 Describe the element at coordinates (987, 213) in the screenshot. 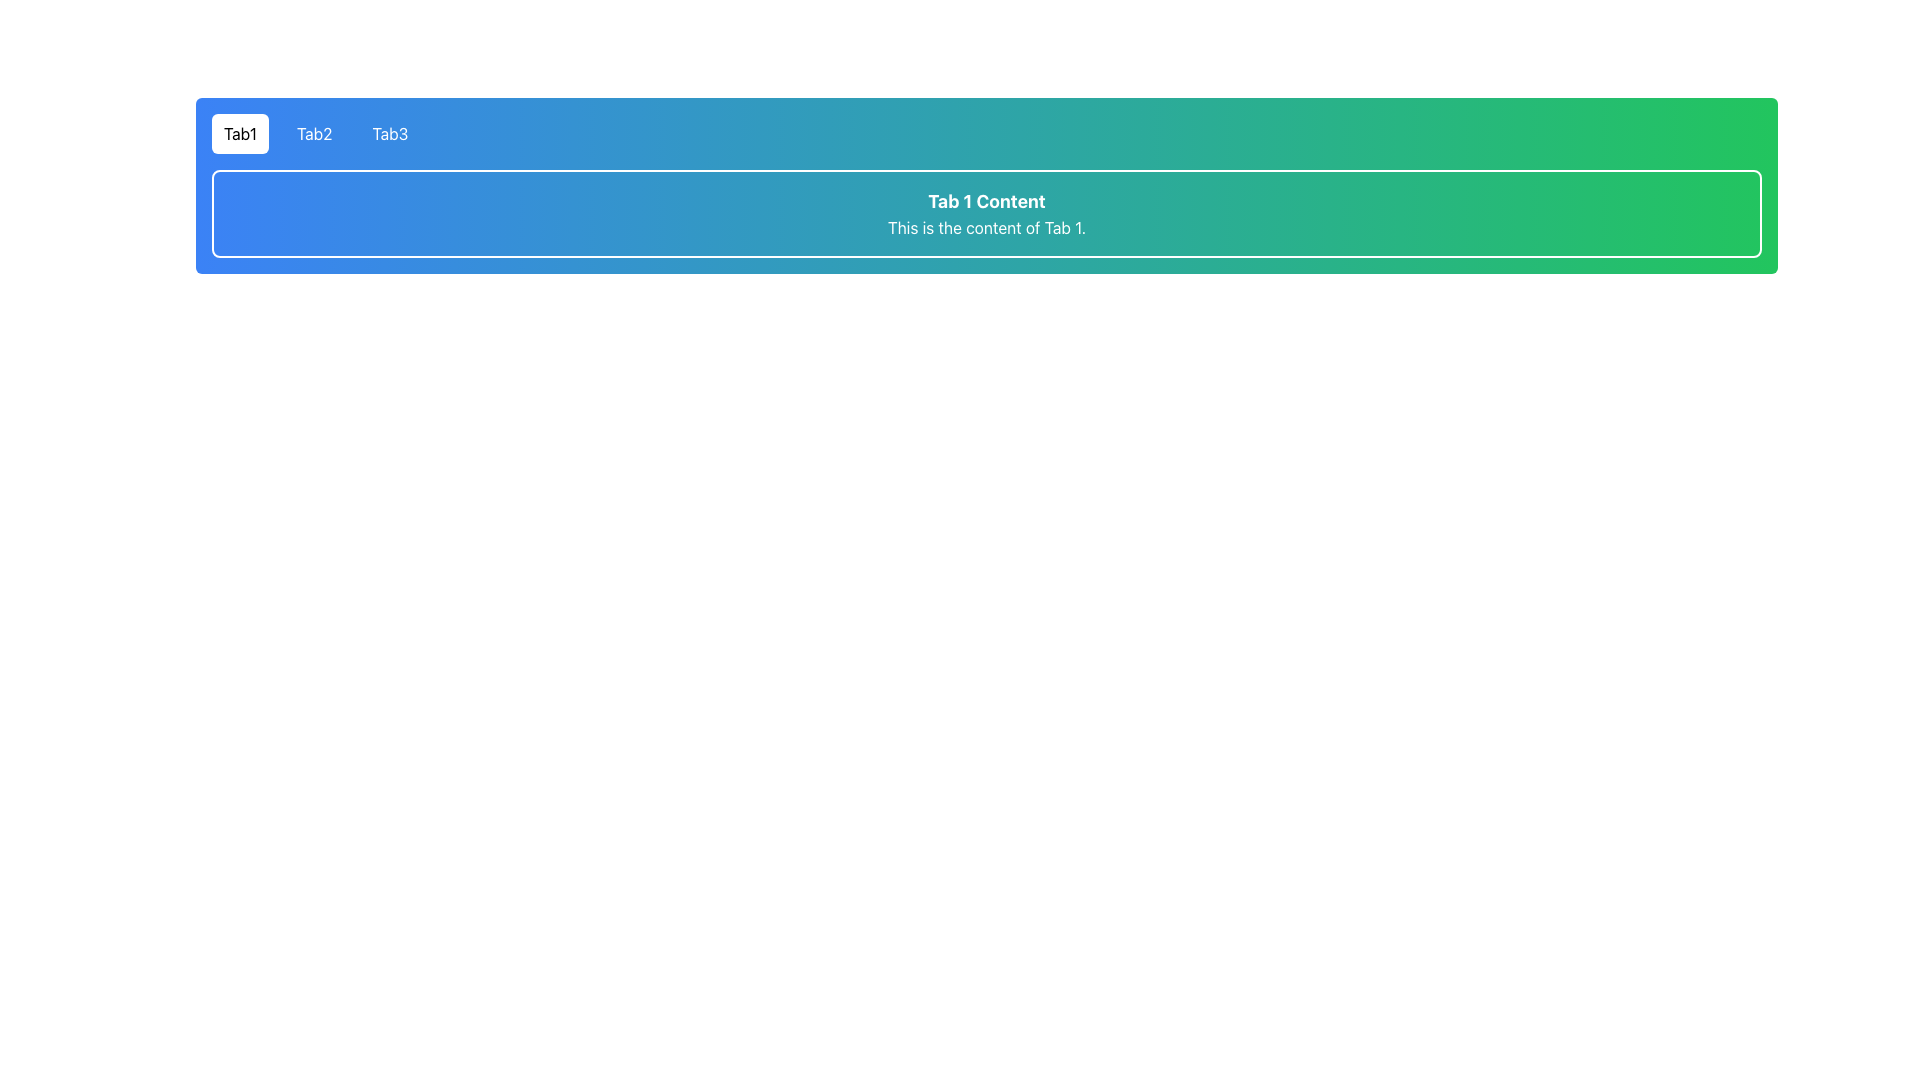

I see `the Text Display Panel that provides content for 'Tab 1,' located centrally below the tab selection buttons` at that location.